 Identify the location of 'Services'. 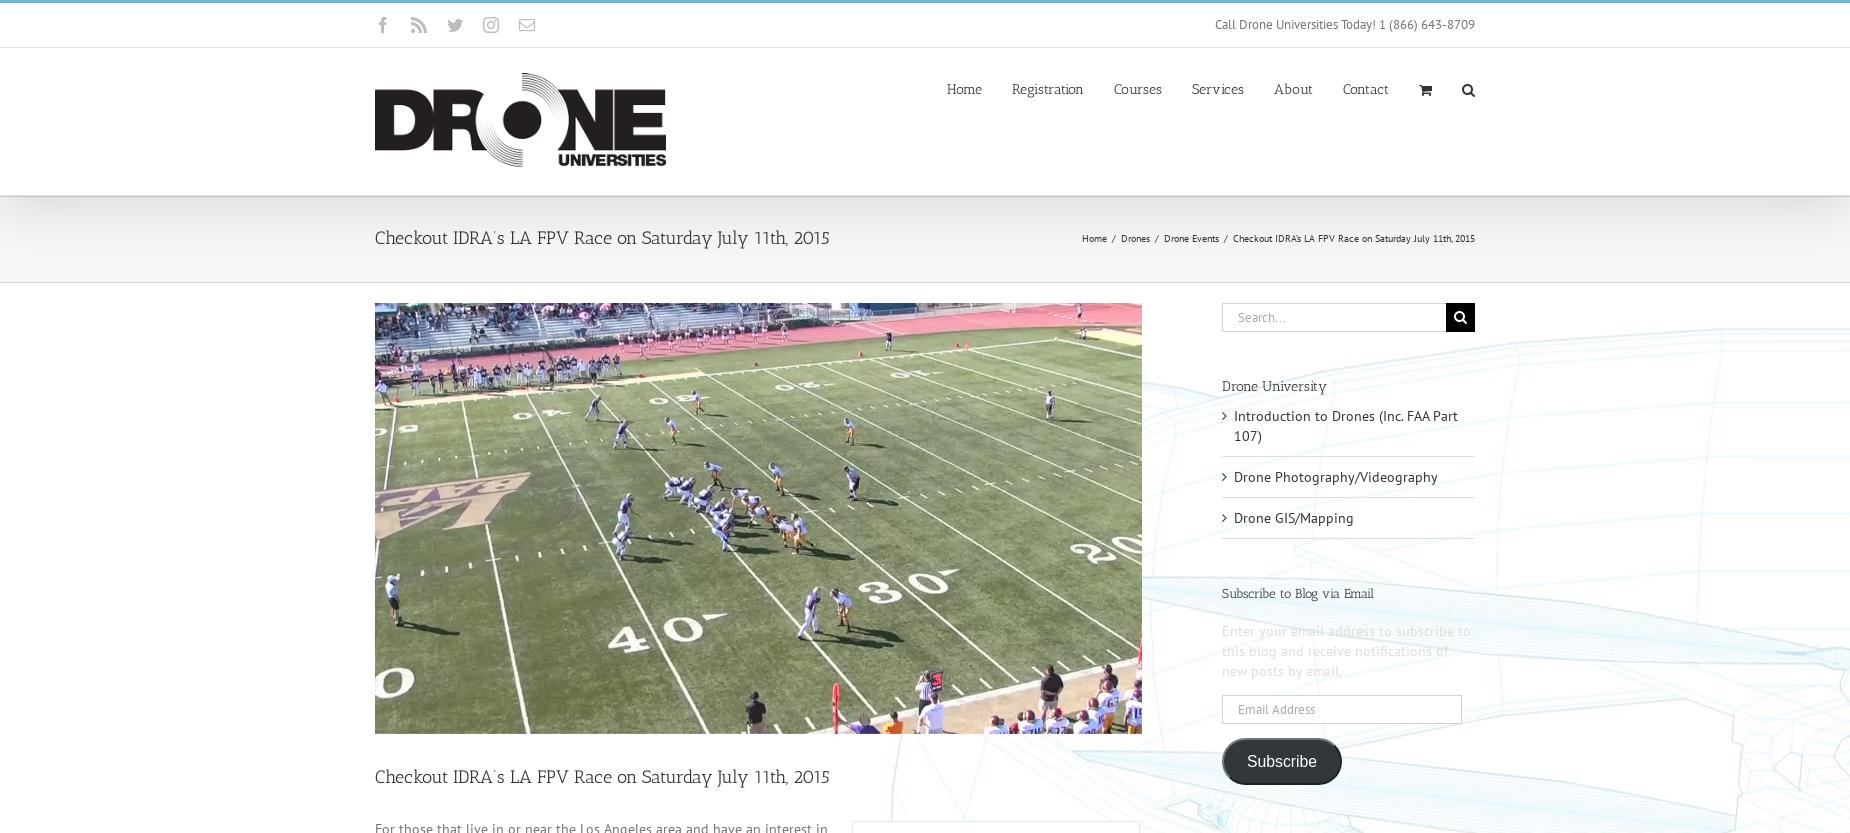
(1217, 90).